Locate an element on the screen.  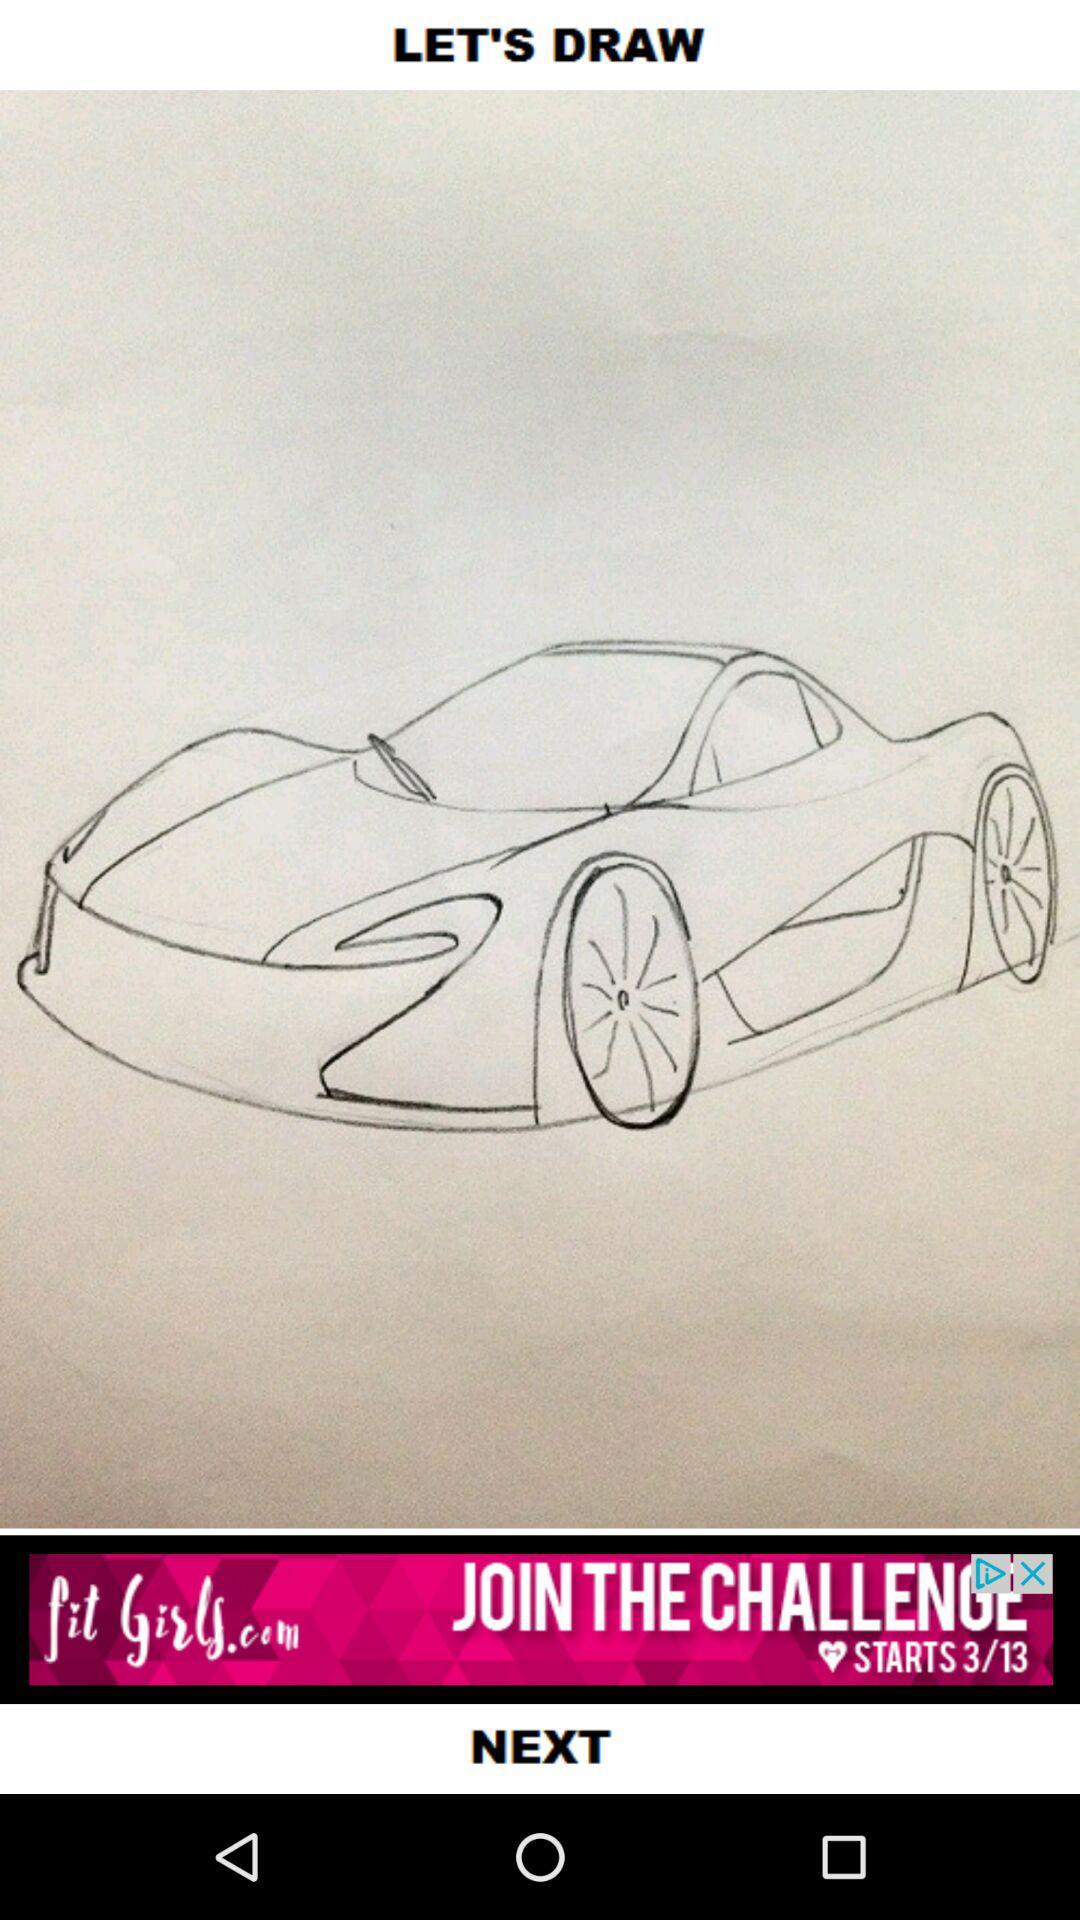
next image is located at coordinates (540, 1747).